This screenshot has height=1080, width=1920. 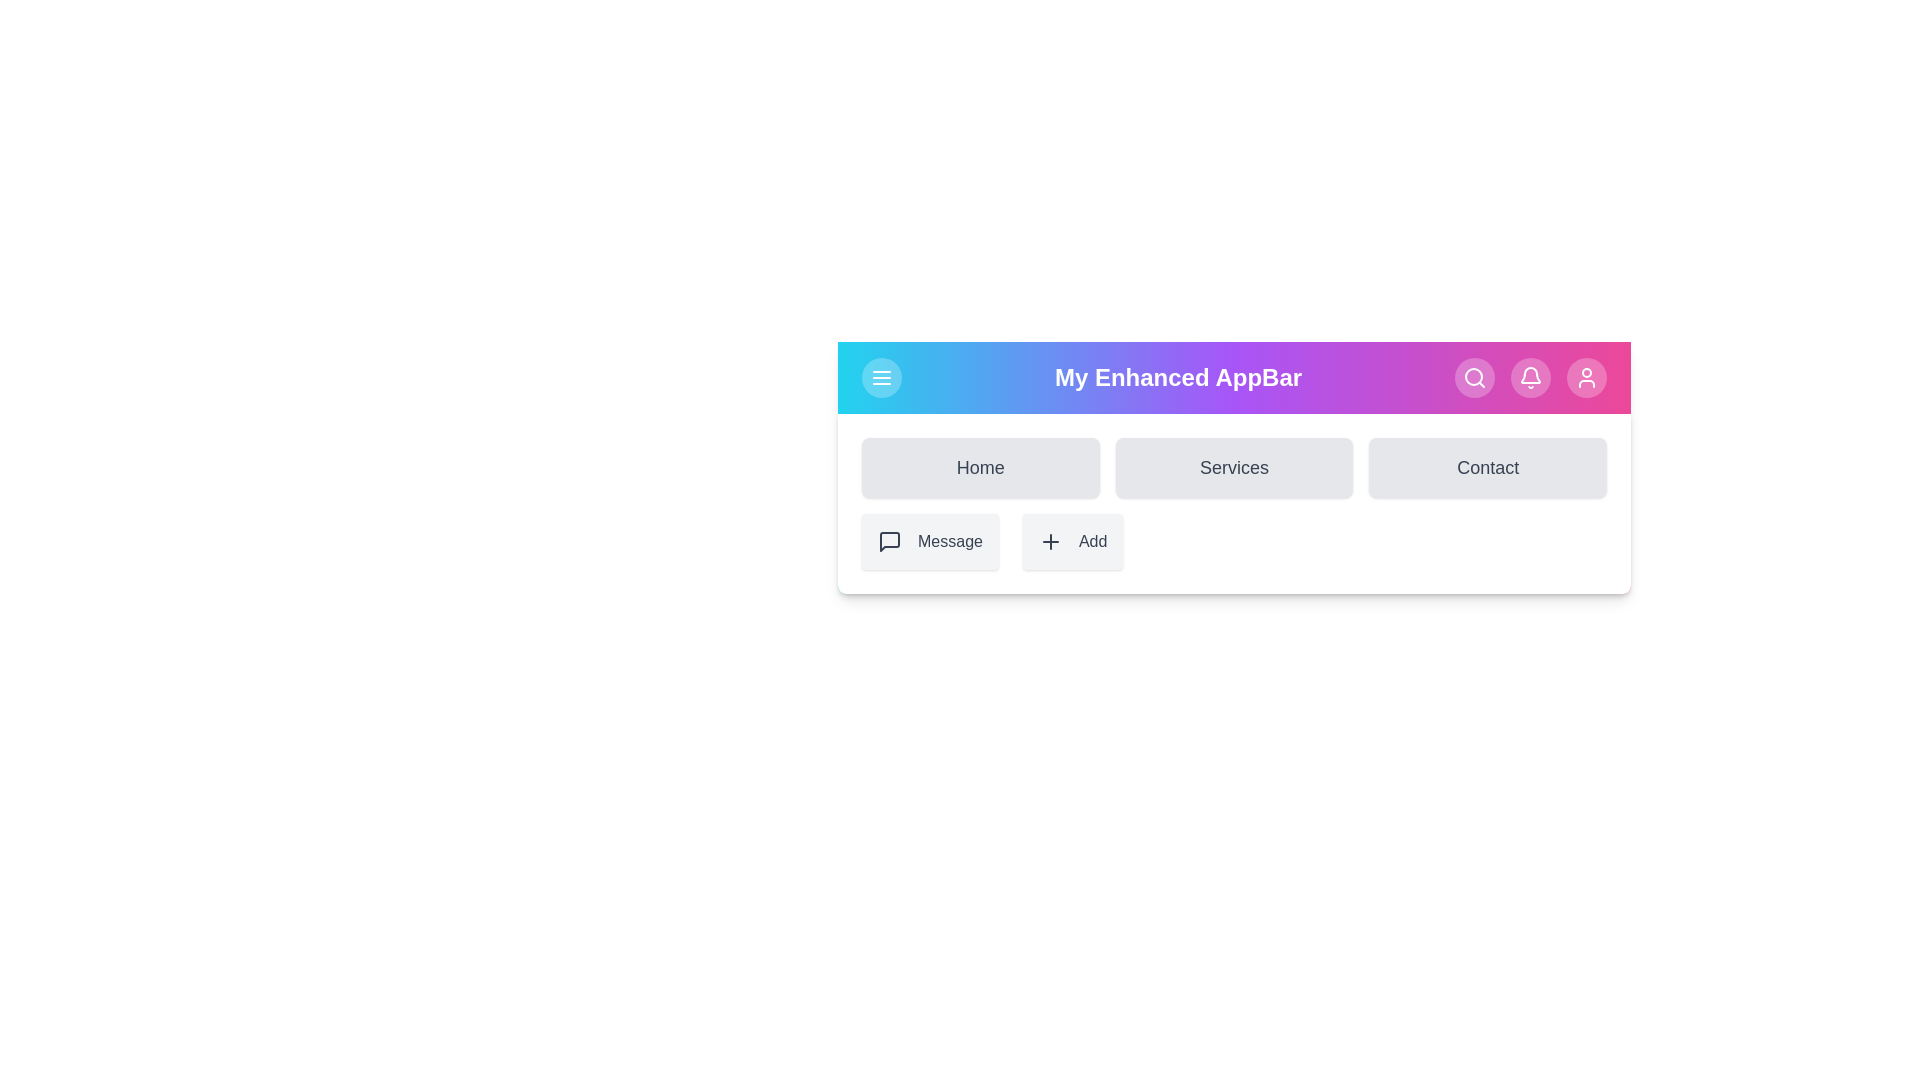 I want to click on the action button labeled Message, so click(x=929, y=542).